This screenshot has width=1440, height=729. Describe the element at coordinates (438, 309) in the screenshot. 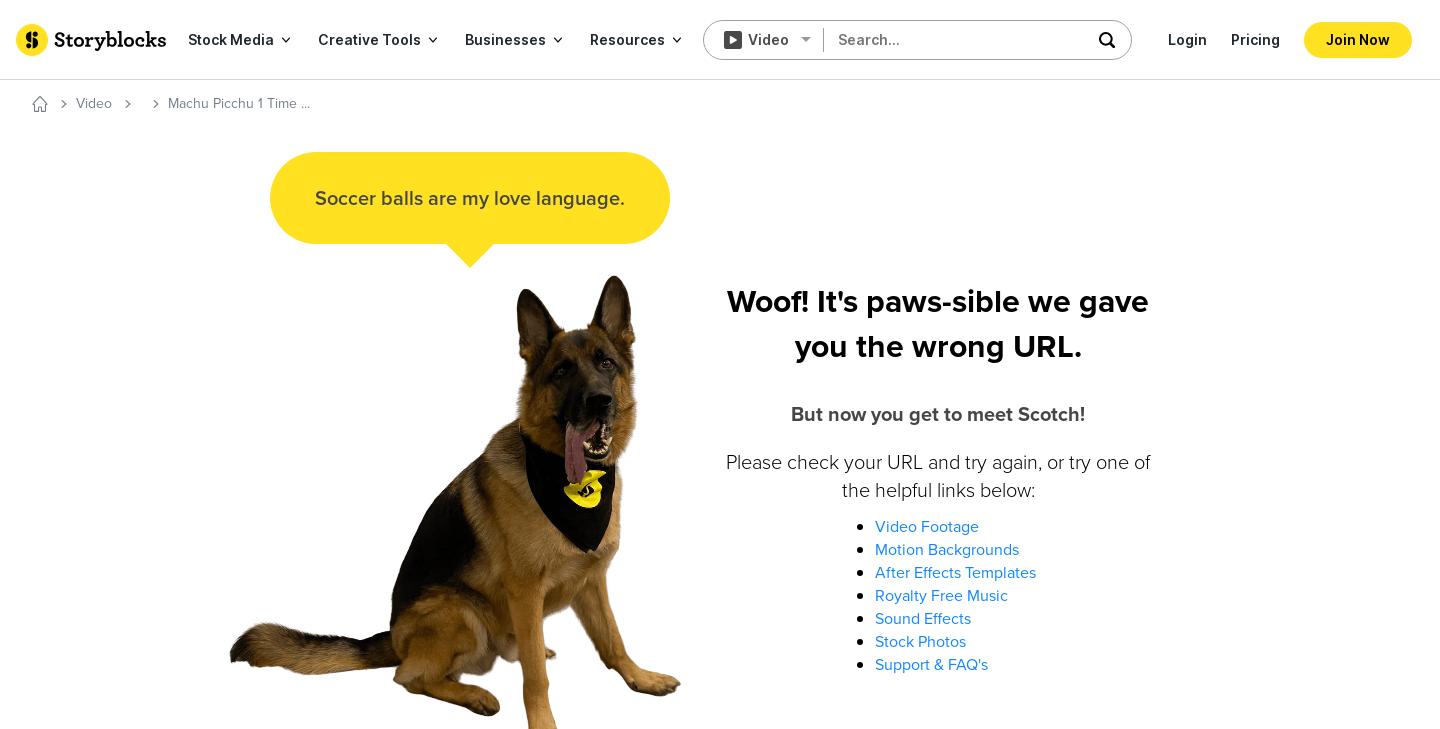

I see `'Lifestyle'` at that location.